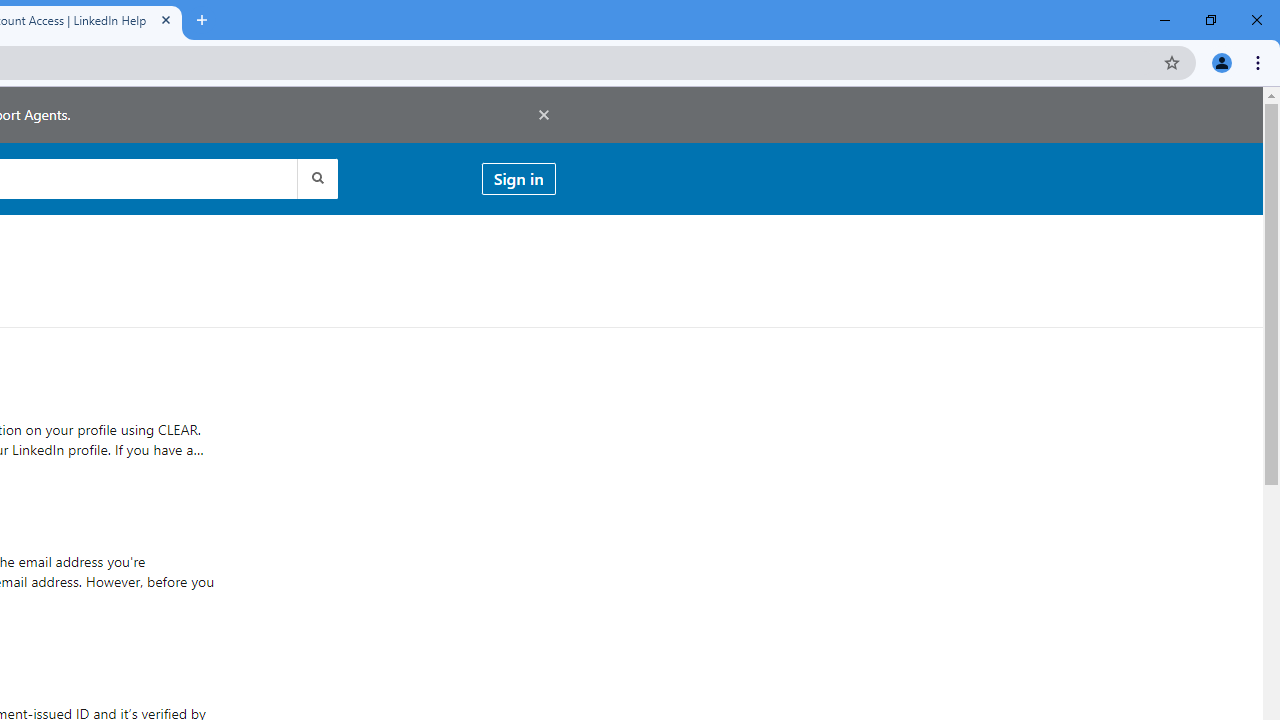 The width and height of the screenshot is (1280, 720). What do you see at coordinates (315, 177) in the screenshot?
I see `'Submit search'` at bounding box center [315, 177].